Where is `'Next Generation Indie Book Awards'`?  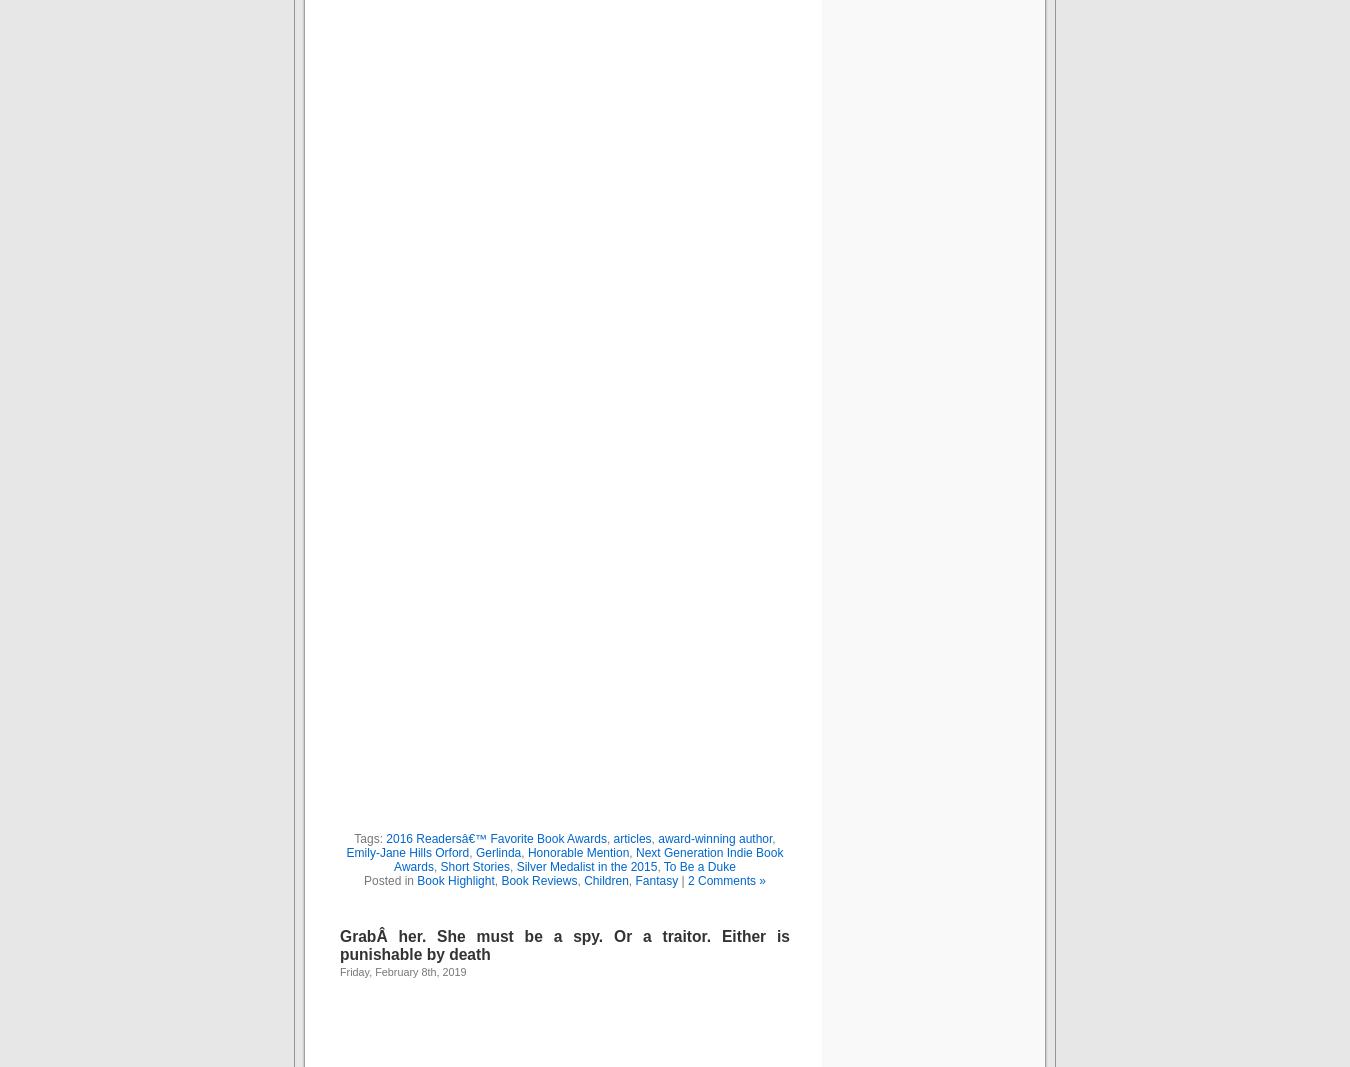
'Next Generation Indie Book Awards' is located at coordinates (394, 858).